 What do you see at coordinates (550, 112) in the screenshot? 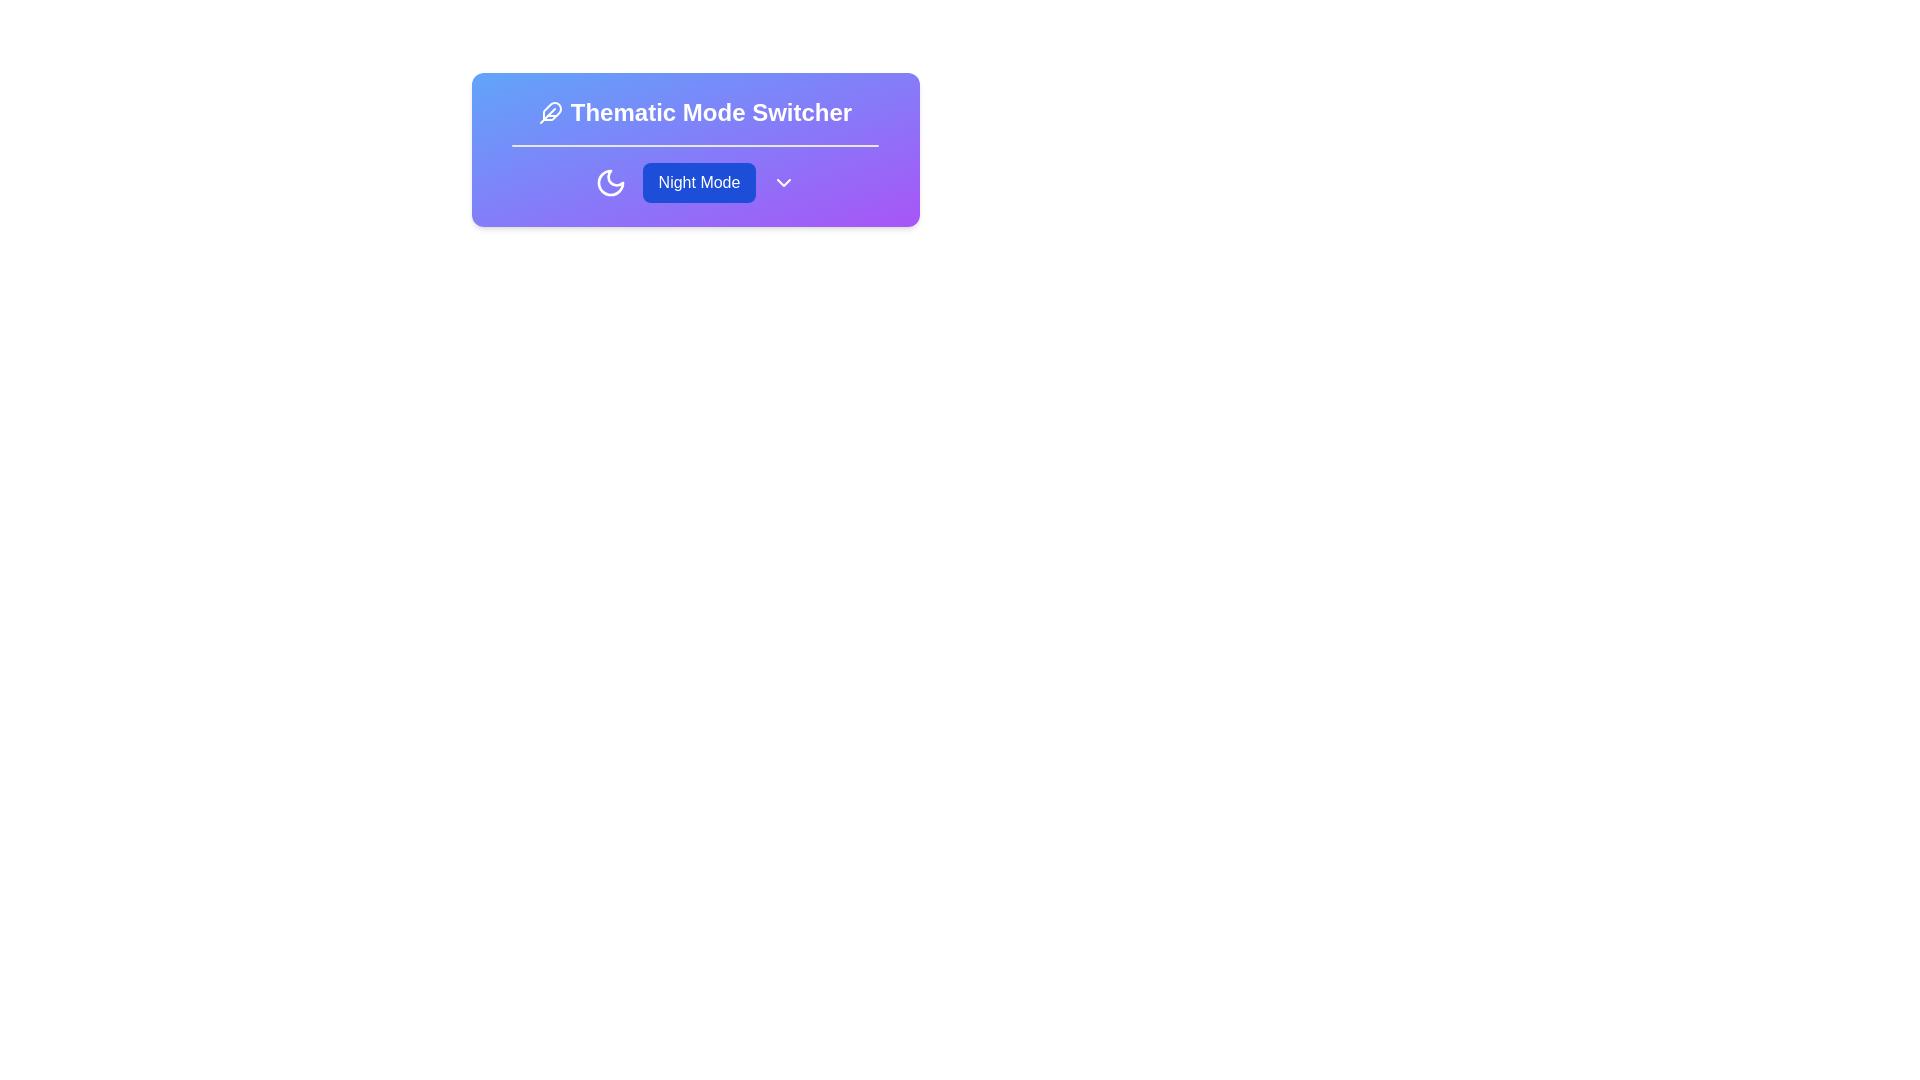
I see `the feather icon on the left of the 'Thematic Mode Switcher' heading, which features a minimalist design with thin white lines on a blue background` at bounding box center [550, 112].